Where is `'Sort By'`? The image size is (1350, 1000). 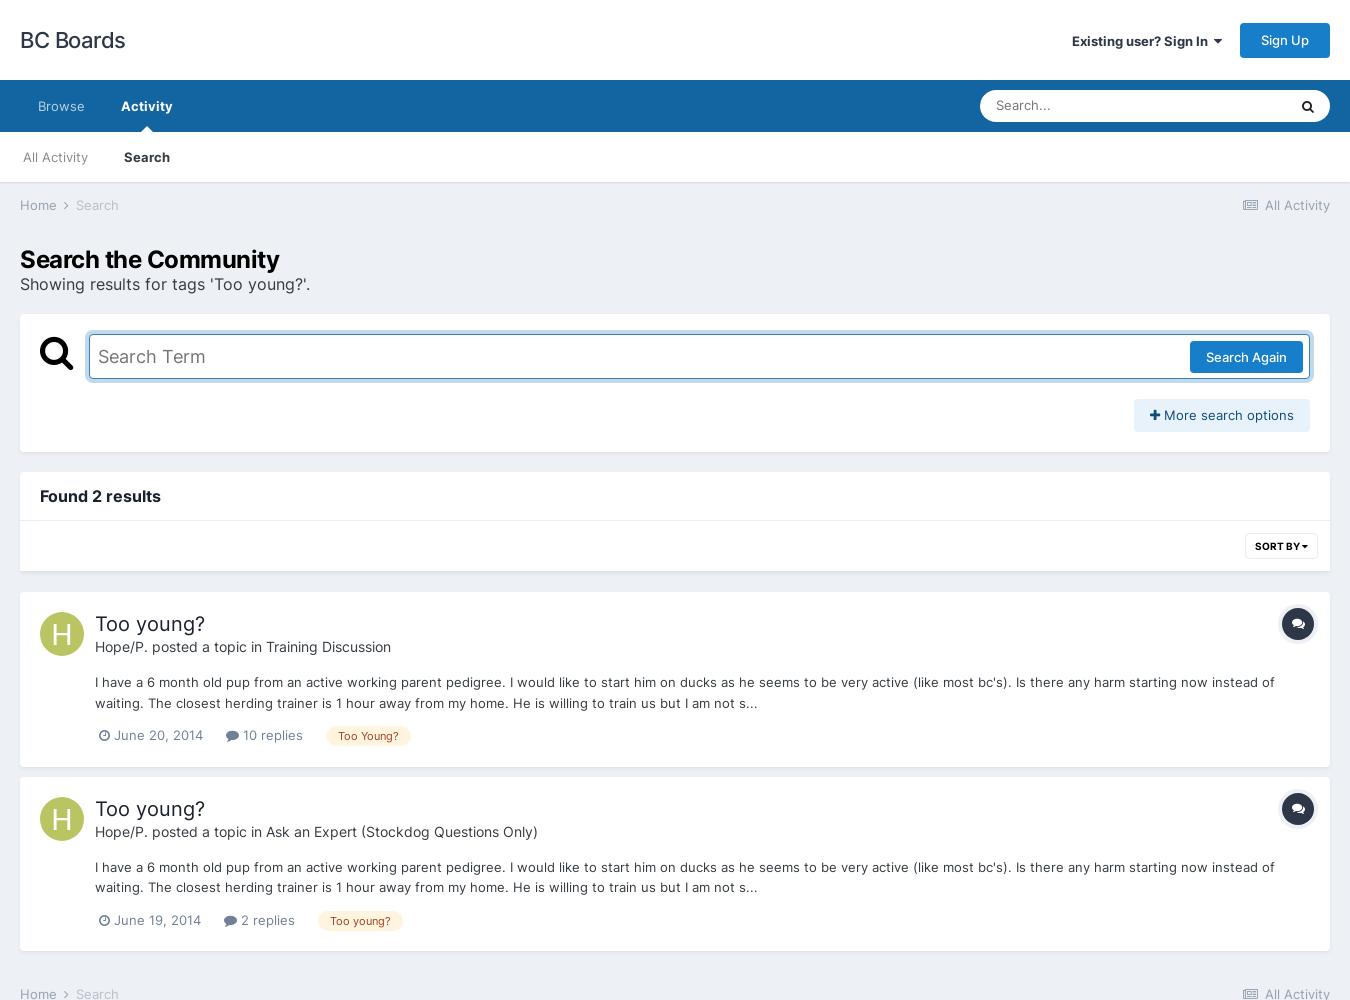
'Sort By' is located at coordinates (1278, 545).